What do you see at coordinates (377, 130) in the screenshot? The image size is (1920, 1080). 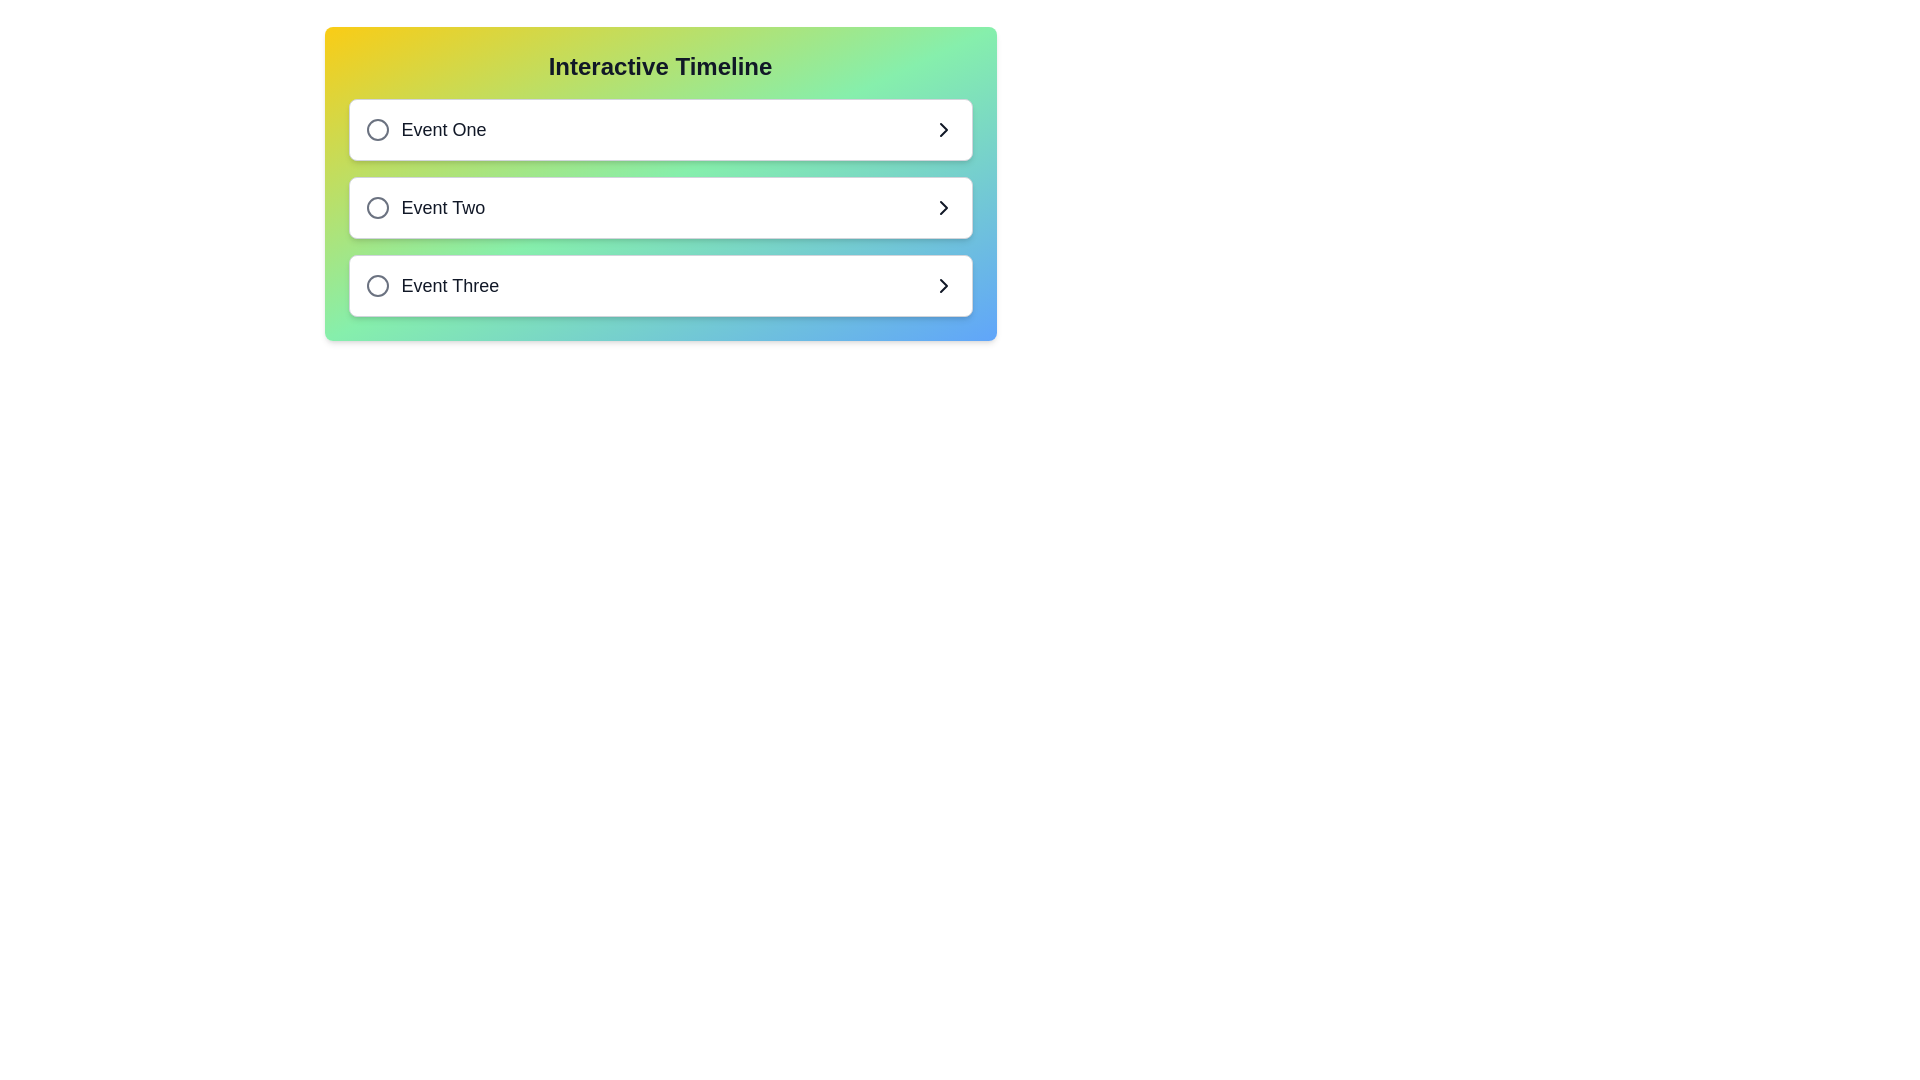 I see `the decorative SVG graphic (circle) representing 'Event One' in the timeline card at the top of the interface` at bounding box center [377, 130].